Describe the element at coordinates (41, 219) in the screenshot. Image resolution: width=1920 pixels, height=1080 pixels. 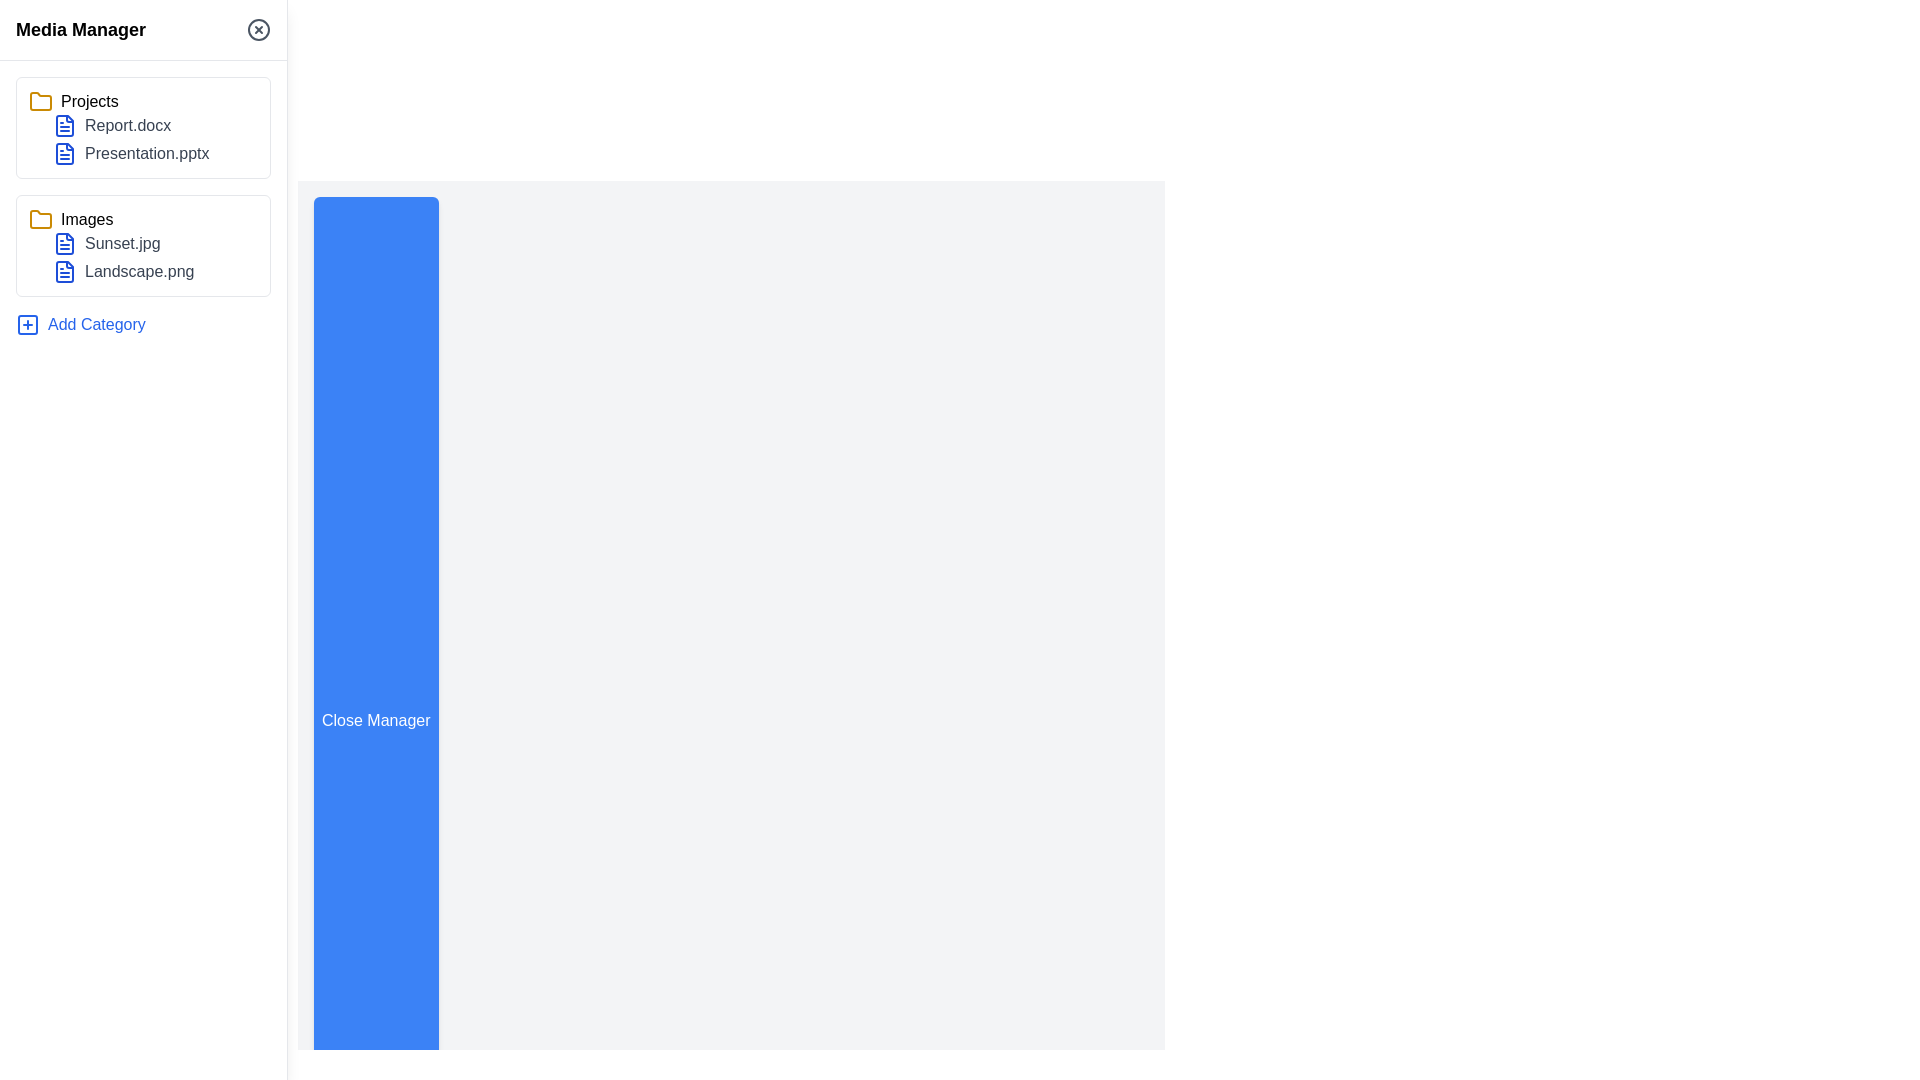
I see `the small yellow folder icon located in the left sidebar next to the 'Images' label` at that location.